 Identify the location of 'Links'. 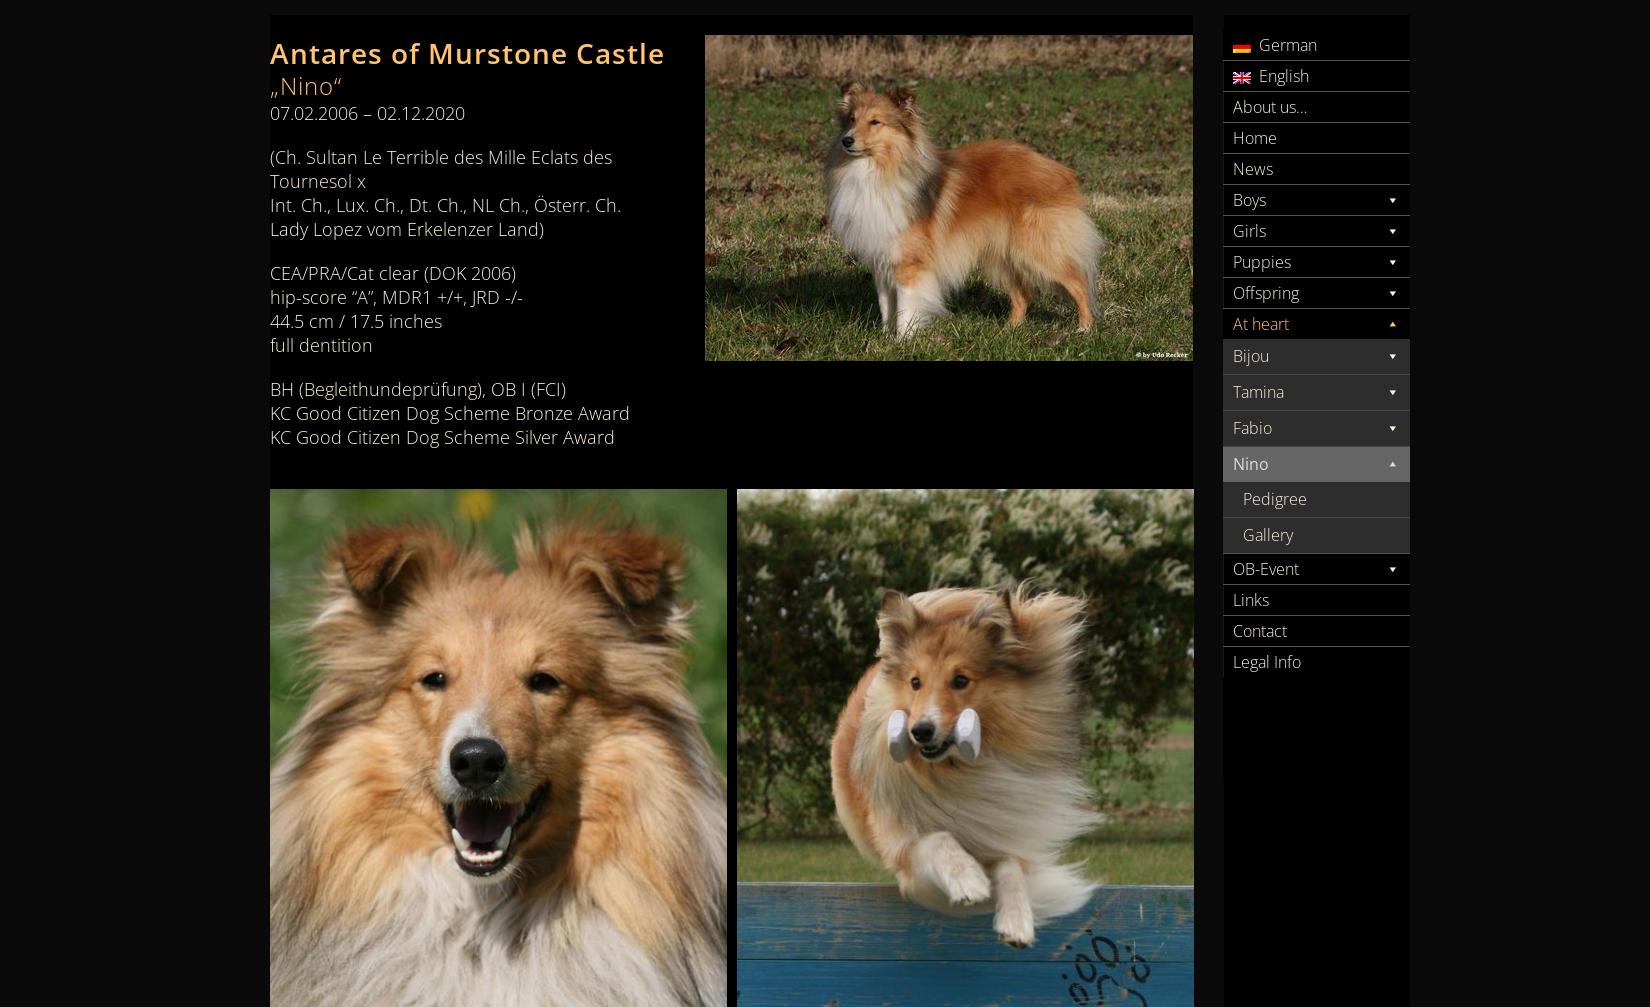
(1250, 598).